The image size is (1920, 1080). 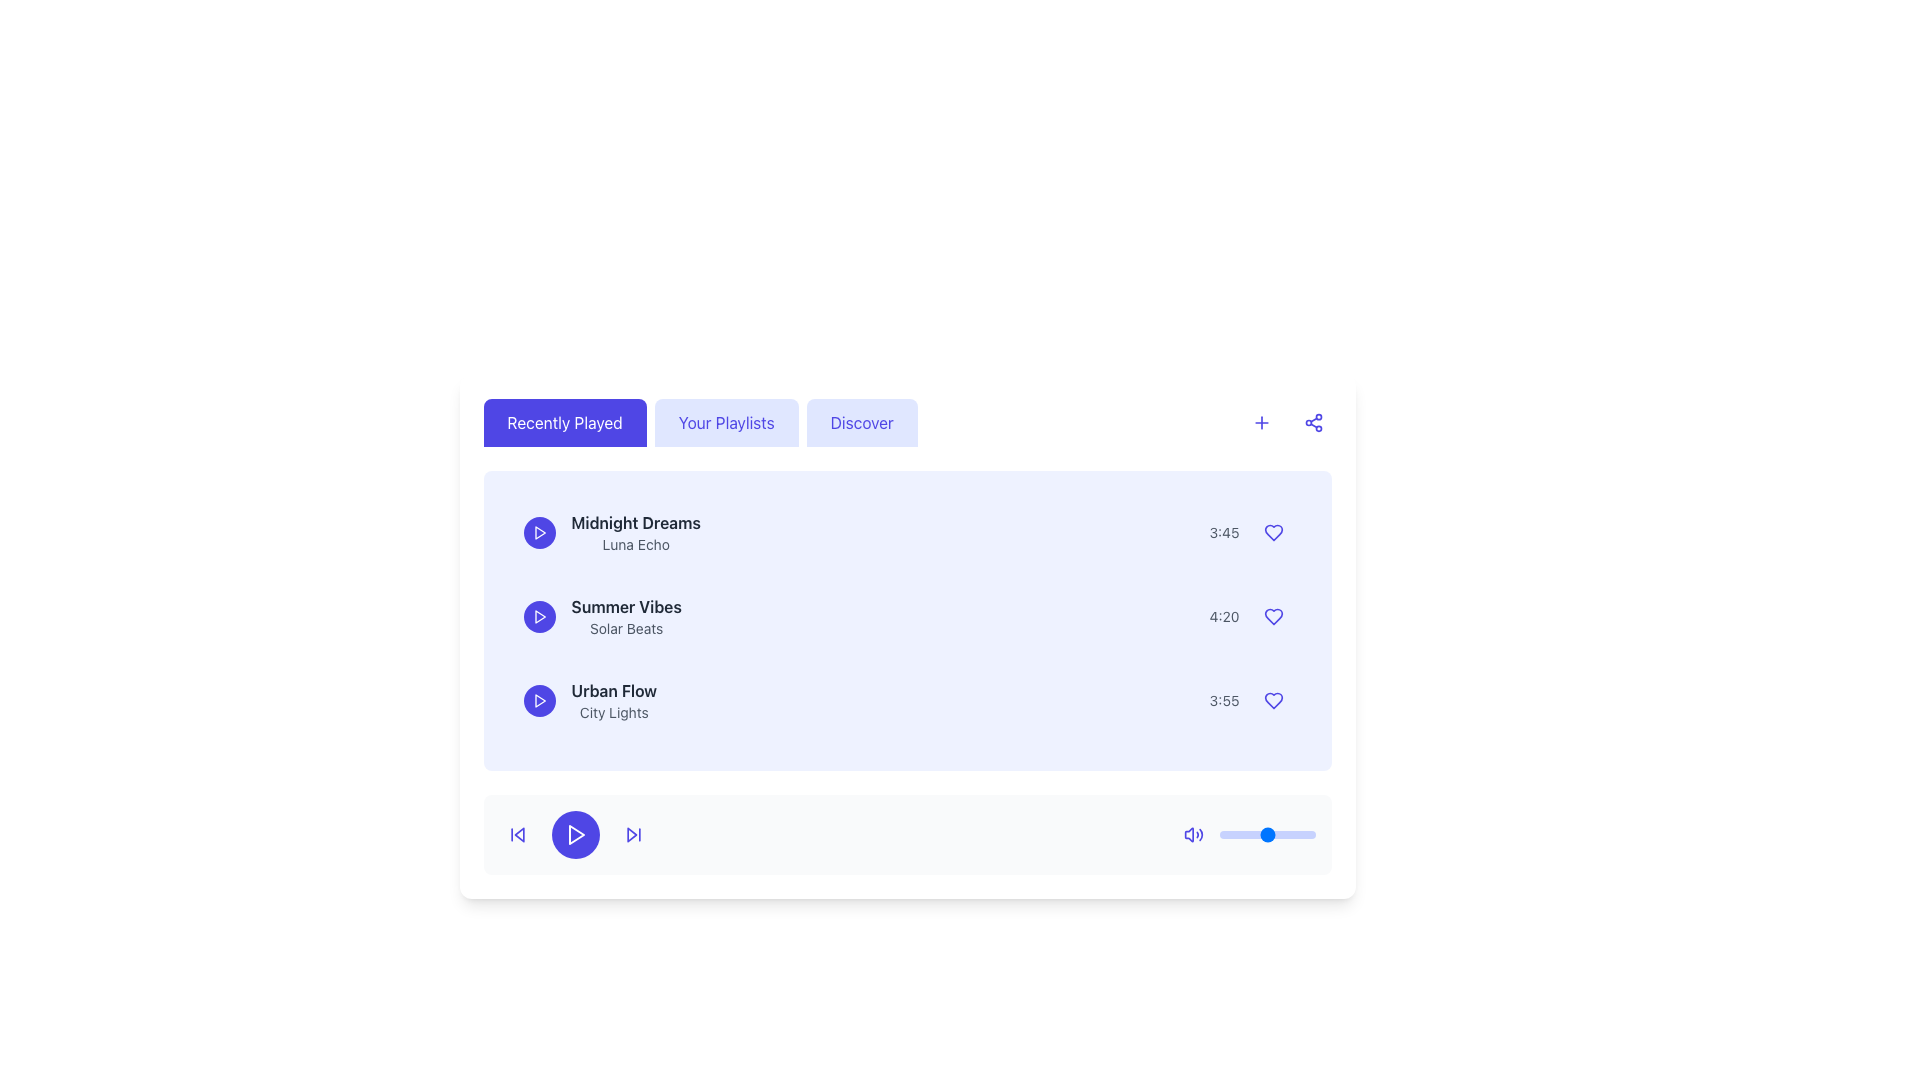 I want to click on the indigo speaker icon with sound waves located at the leftmost side of the control group in the bottom-right corner of the interface, so click(x=1193, y=834).